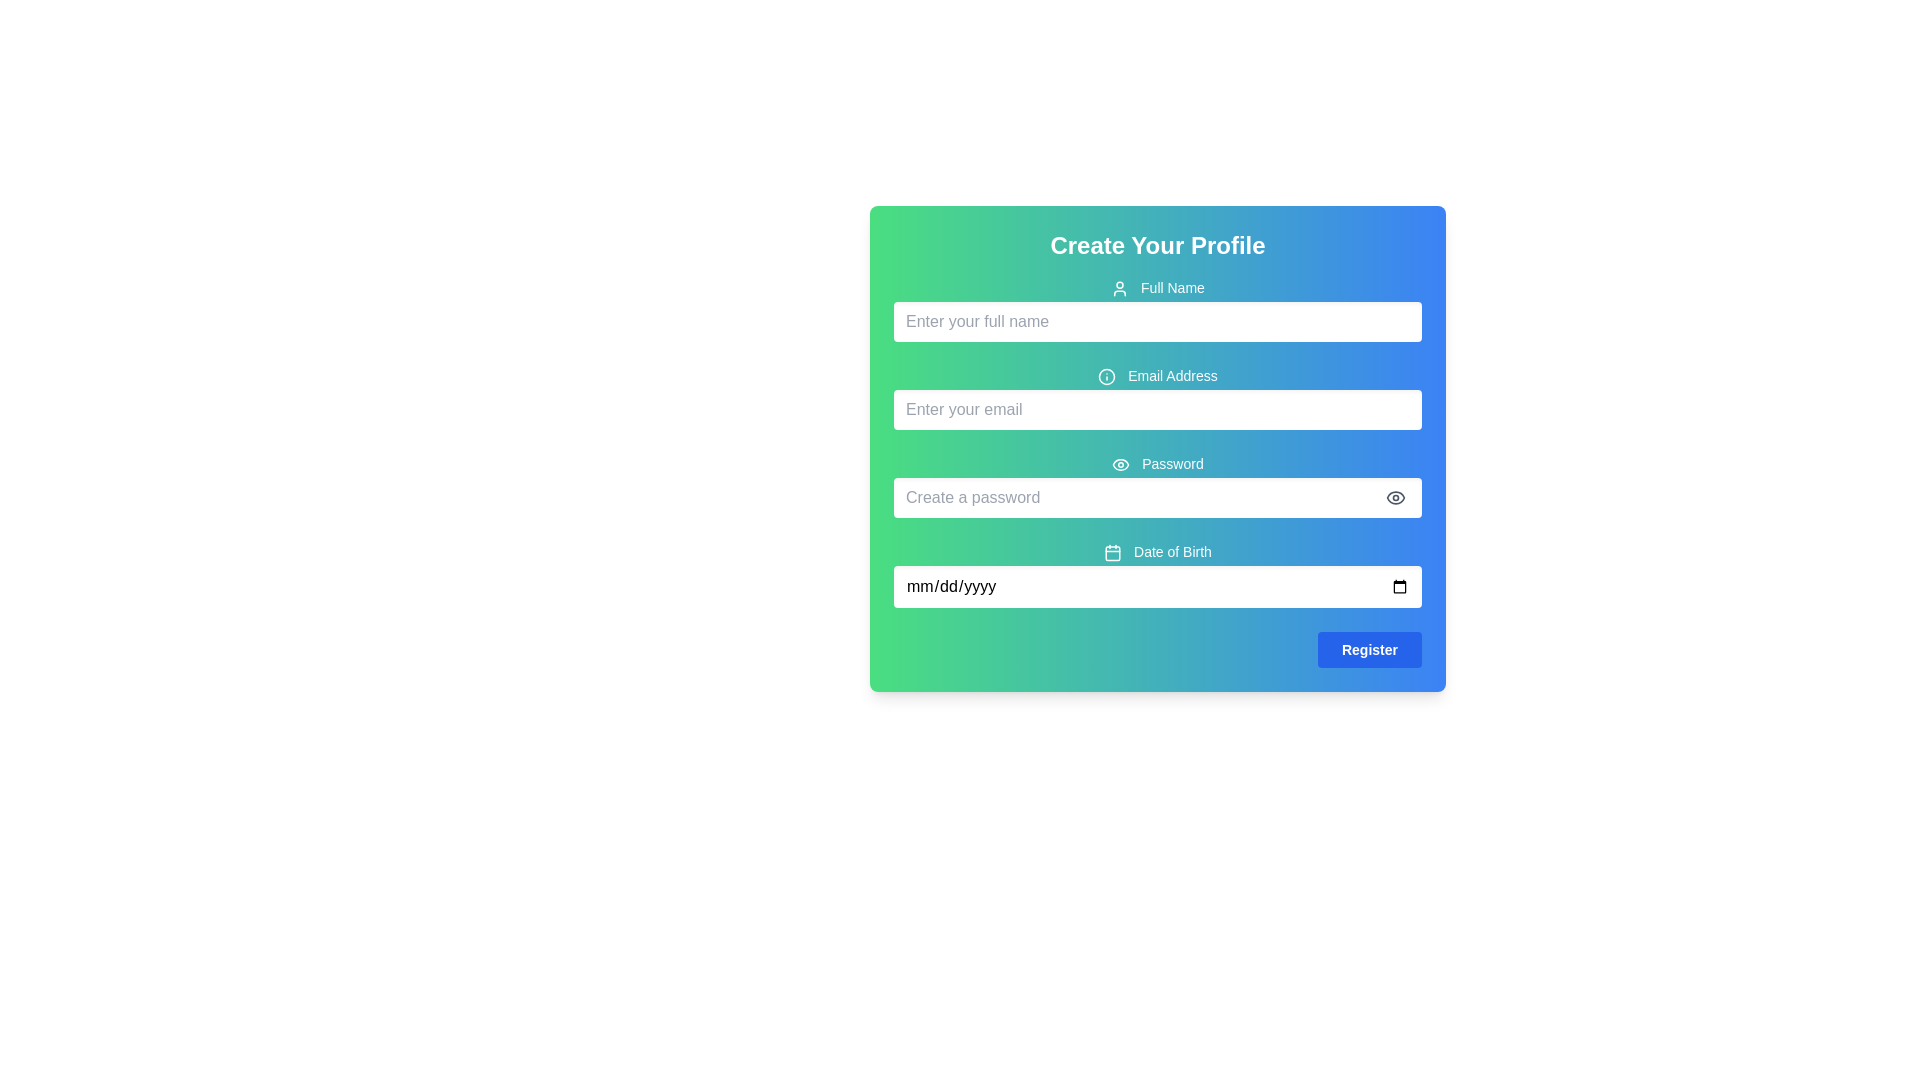 This screenshot has height=1080, width=1920. What do you see at coordinates (1120, 289) in the screenshot?
I see `the user icon located to the left of the 'Full Name' label, which is a minimalistic circular head shape above a curved line representing shoulders` at bounding box center [1120, 289].